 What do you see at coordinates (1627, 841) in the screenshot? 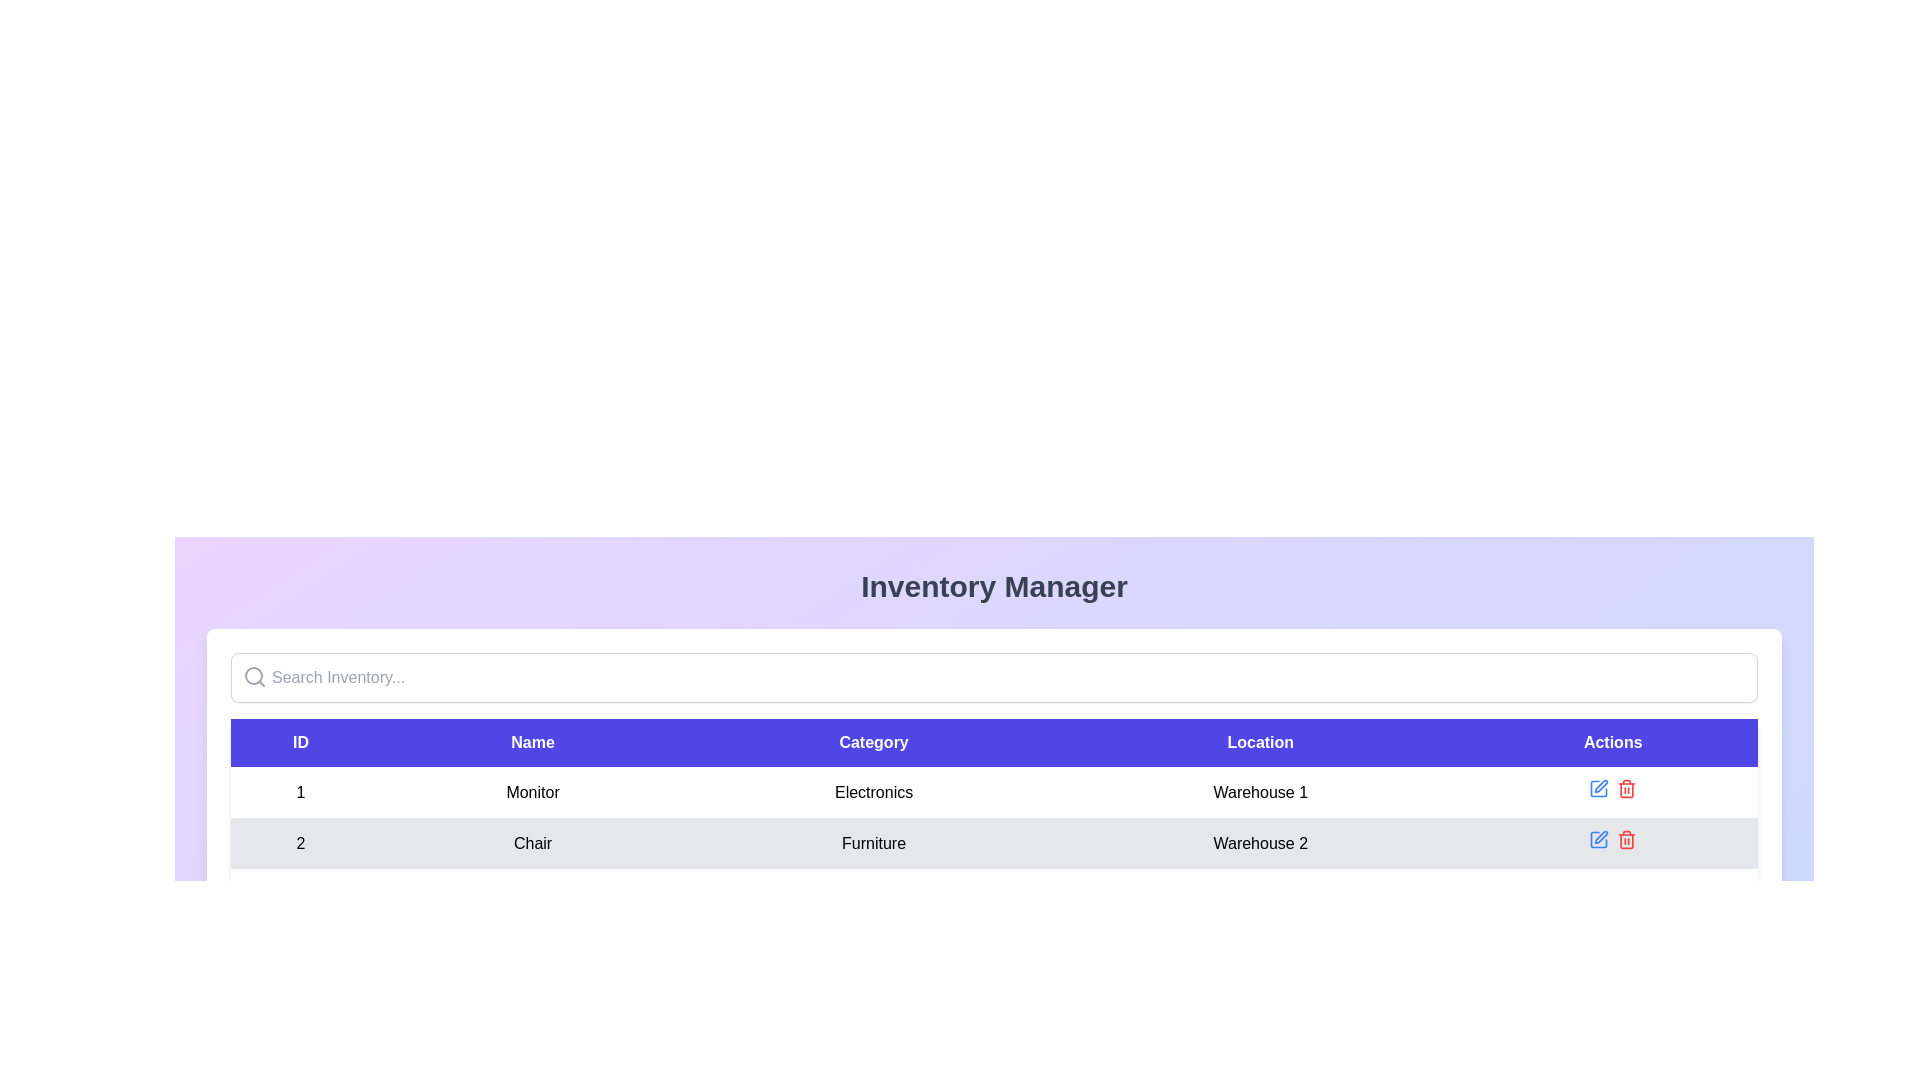
I see `the main body of the trash bin icon within the actions column of the item table` at bounding box center [1627, 841].